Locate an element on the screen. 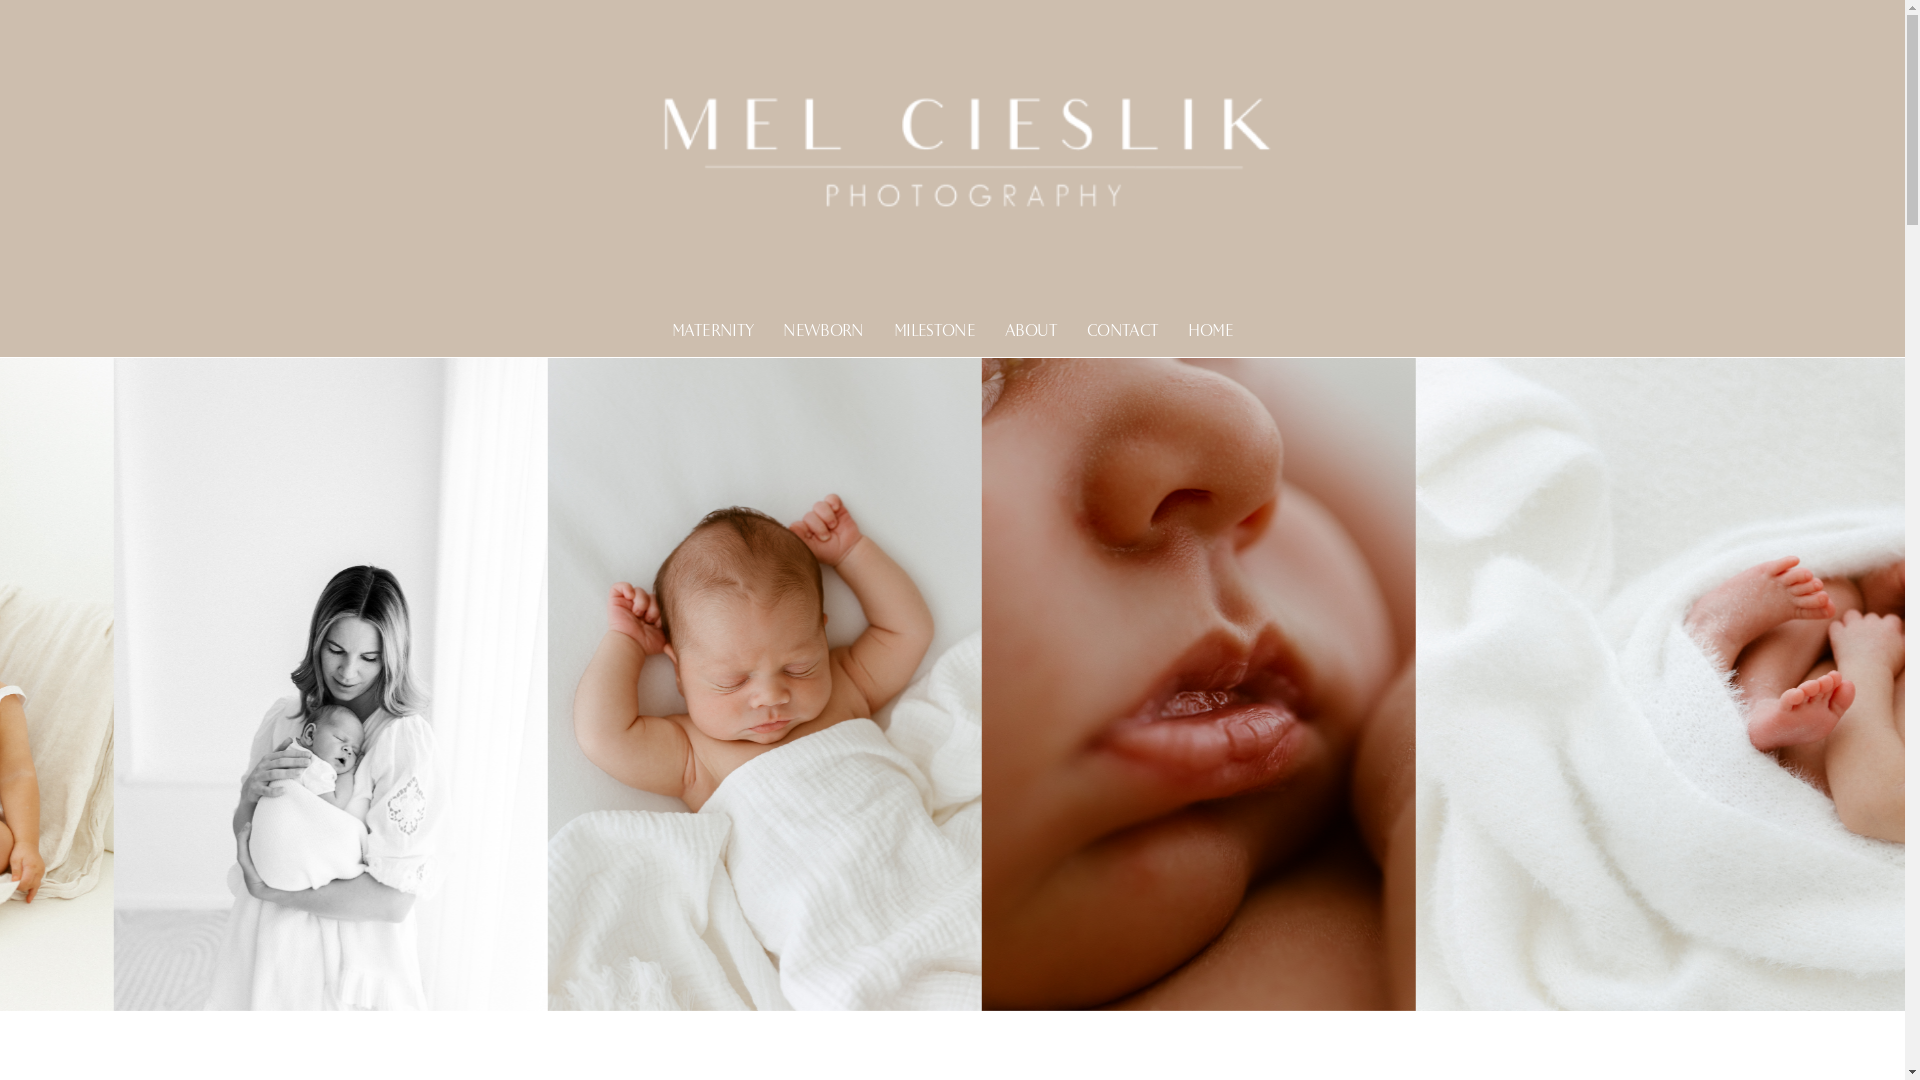 This screenshot has height=1080, width=1920. 'NEWBORN' is located at coordinates (823, 330).